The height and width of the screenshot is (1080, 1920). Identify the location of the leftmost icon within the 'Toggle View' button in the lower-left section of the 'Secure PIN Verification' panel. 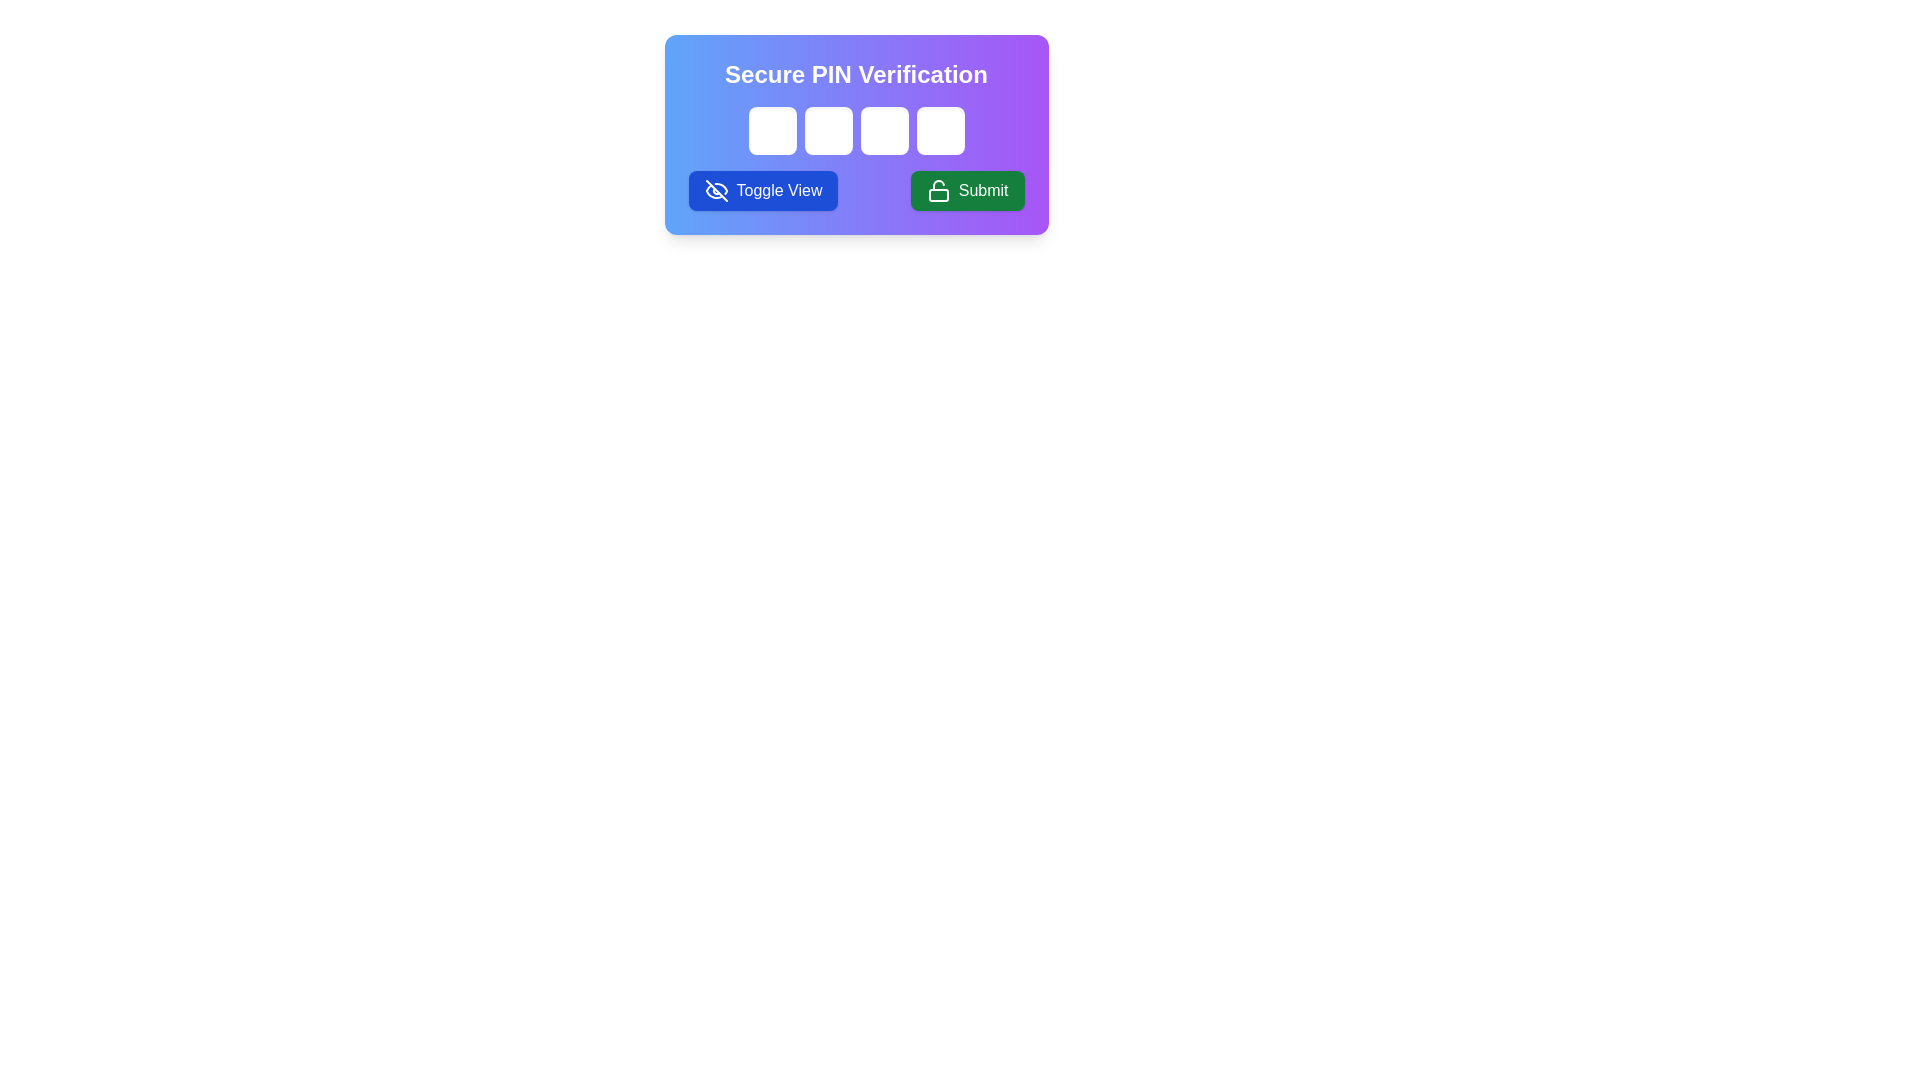
(716, 191).